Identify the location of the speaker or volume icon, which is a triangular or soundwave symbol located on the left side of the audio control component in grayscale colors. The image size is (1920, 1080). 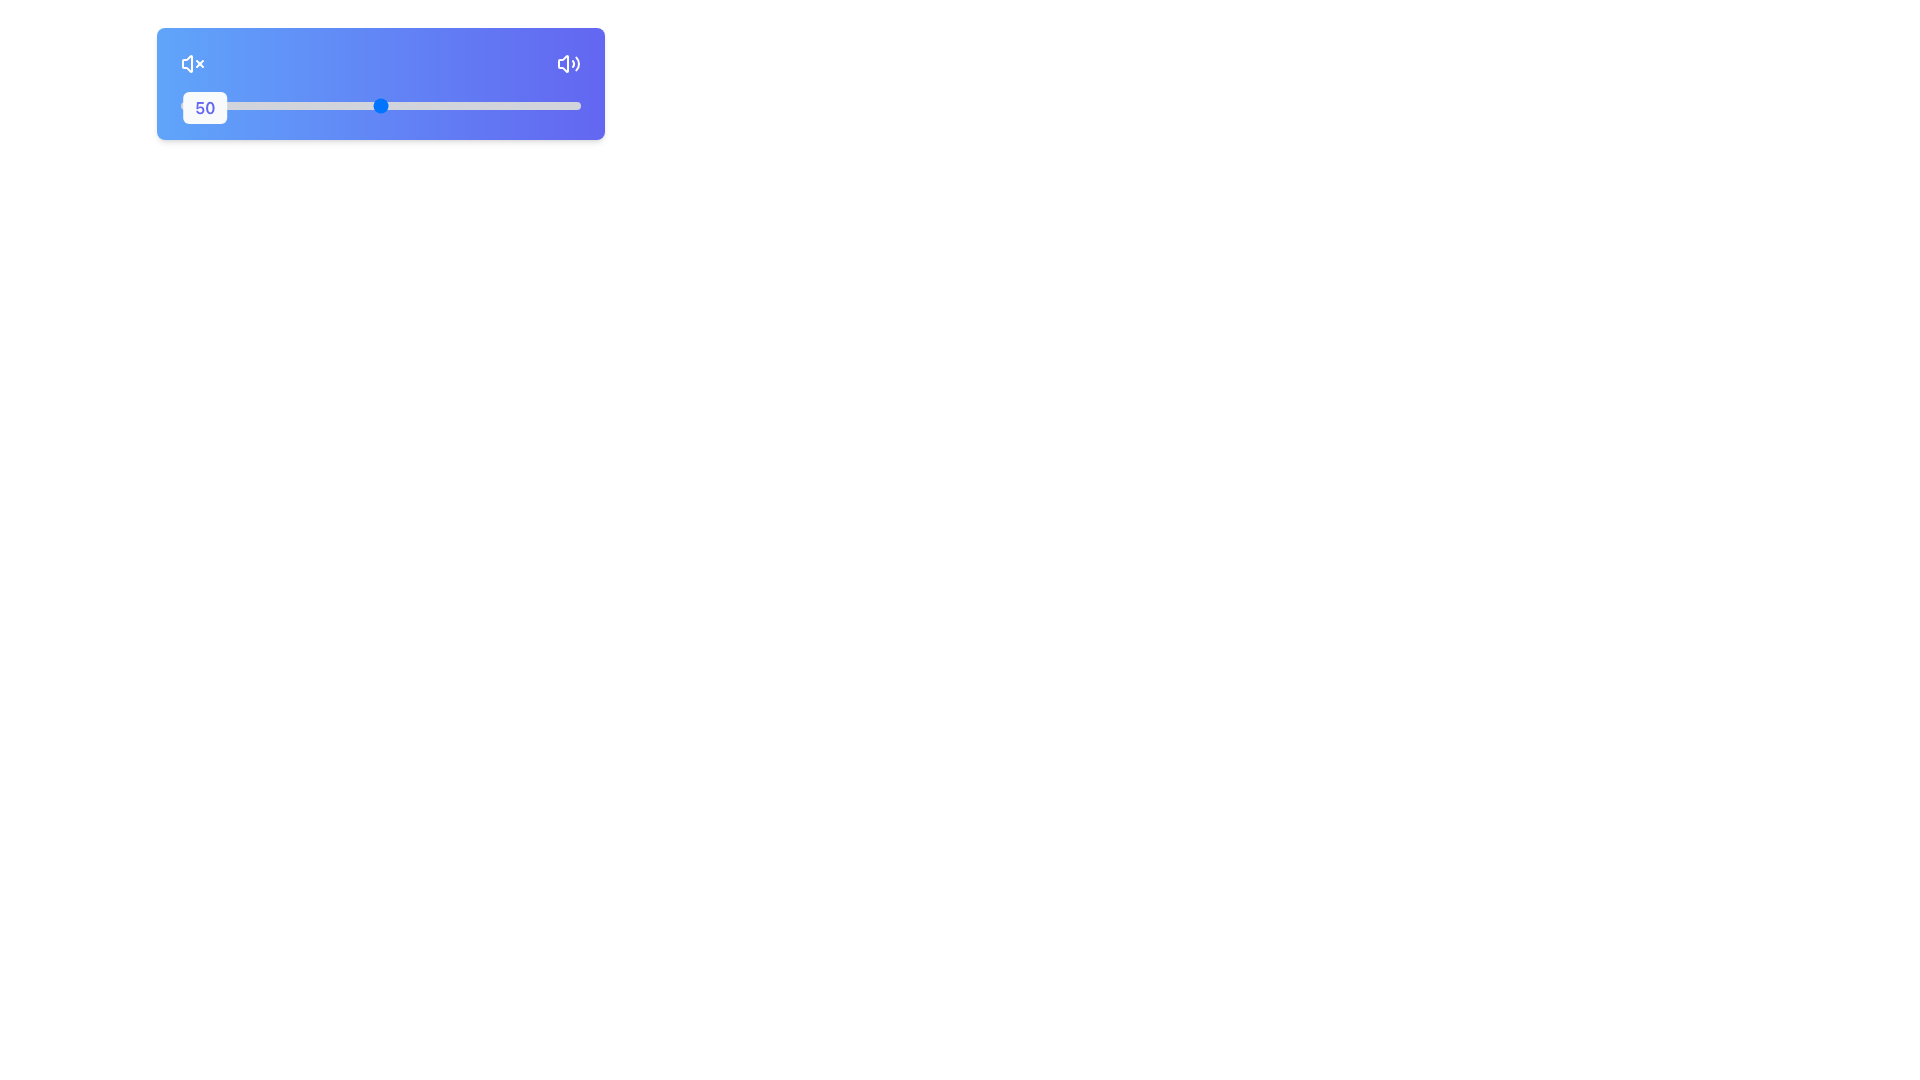
(562, 63).